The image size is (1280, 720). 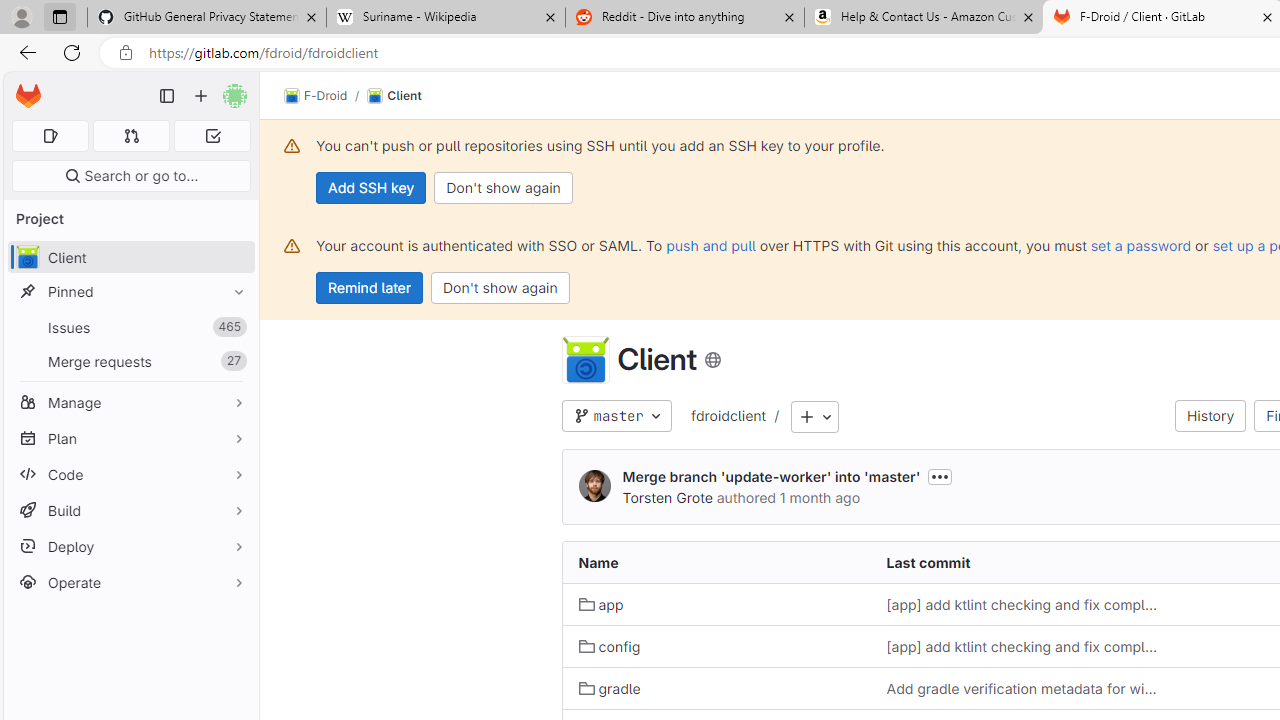 I want to click on 'Add gradle verification metadata for windows', so click(x=1024, y=688).